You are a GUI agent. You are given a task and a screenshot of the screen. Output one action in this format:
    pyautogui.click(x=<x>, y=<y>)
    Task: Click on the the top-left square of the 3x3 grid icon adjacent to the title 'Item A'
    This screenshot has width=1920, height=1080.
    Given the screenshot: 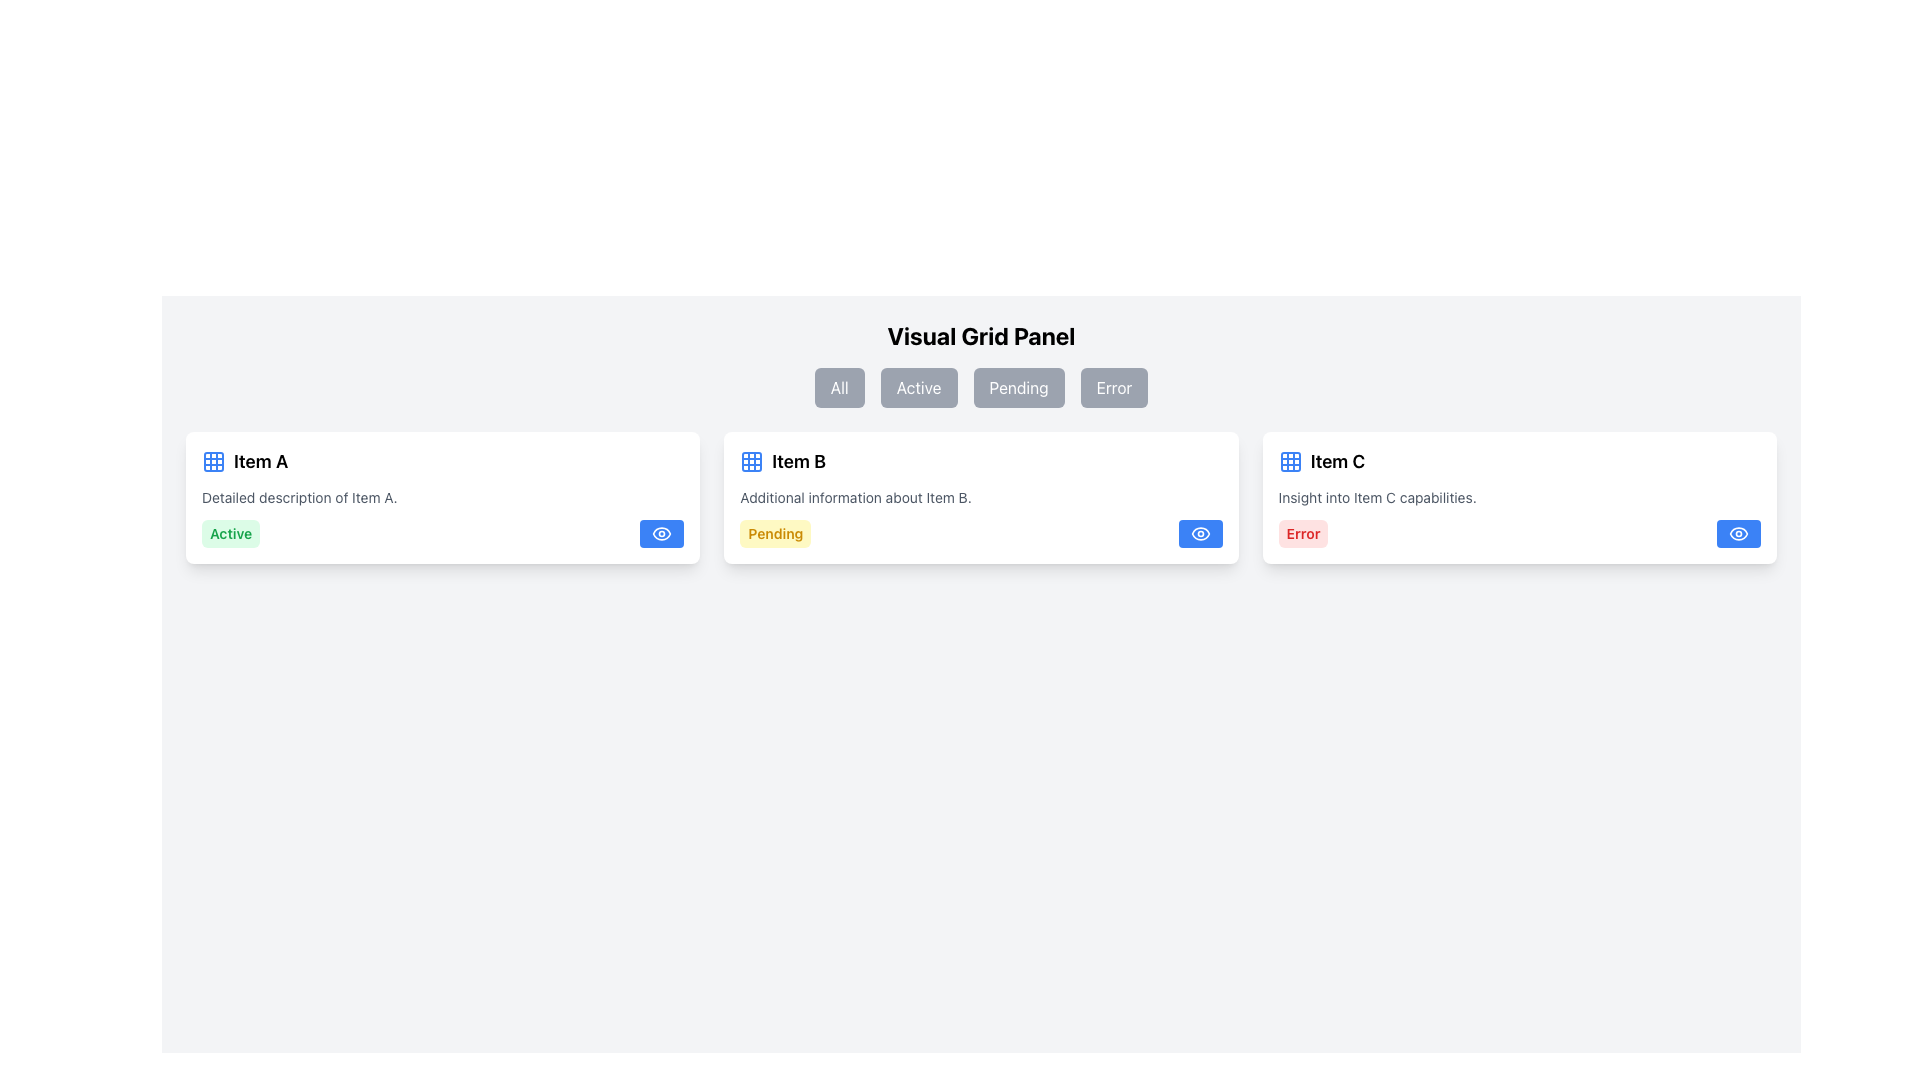 What is the action you would take?
    pyautogui.click(x=214, y=462)
    